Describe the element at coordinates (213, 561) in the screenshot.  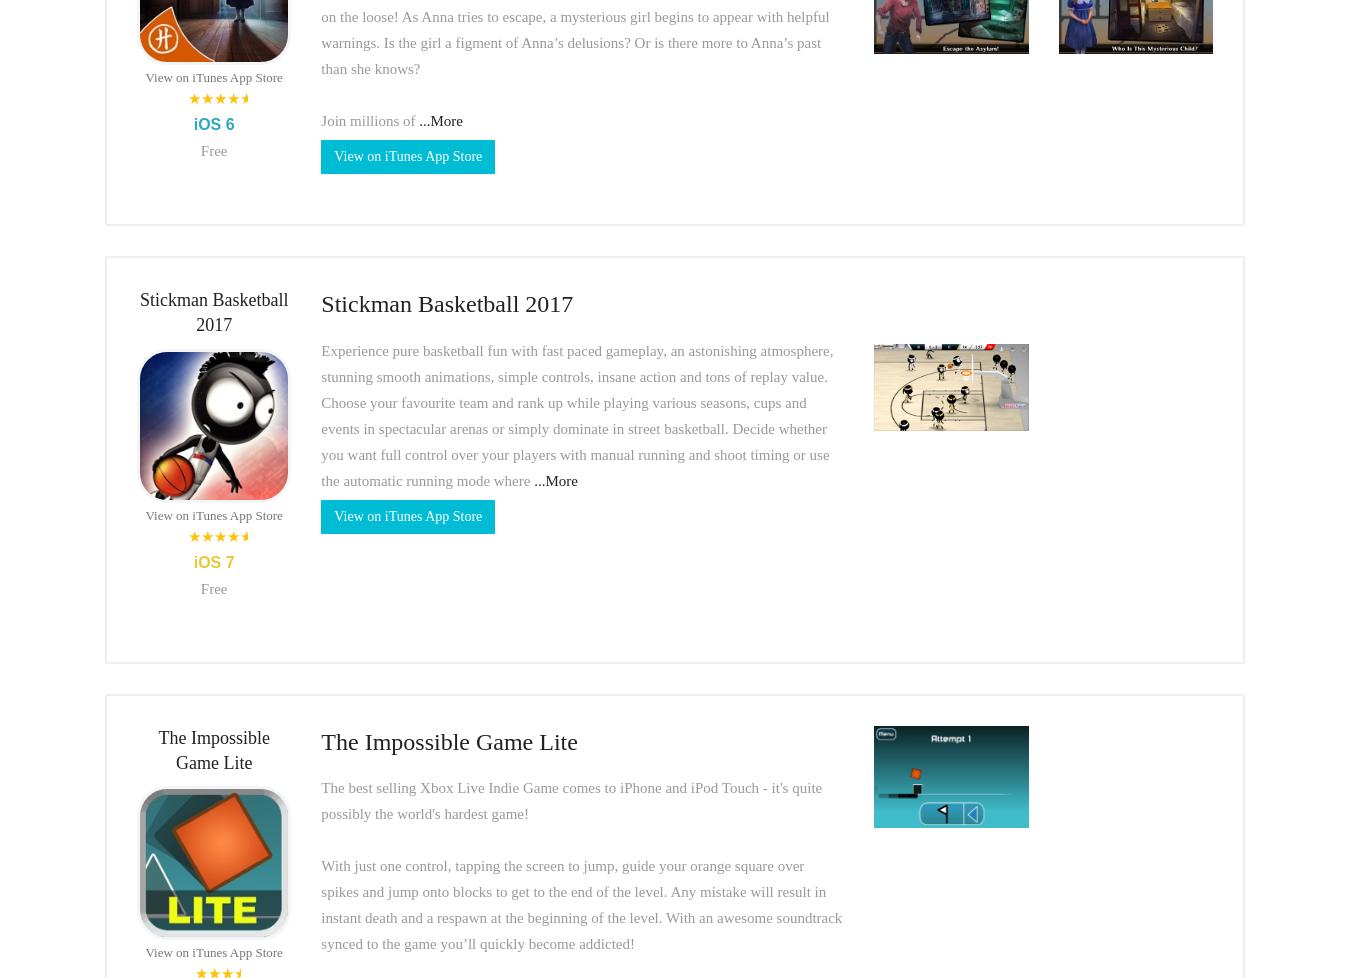
I see `'iOS 7'` at that location.